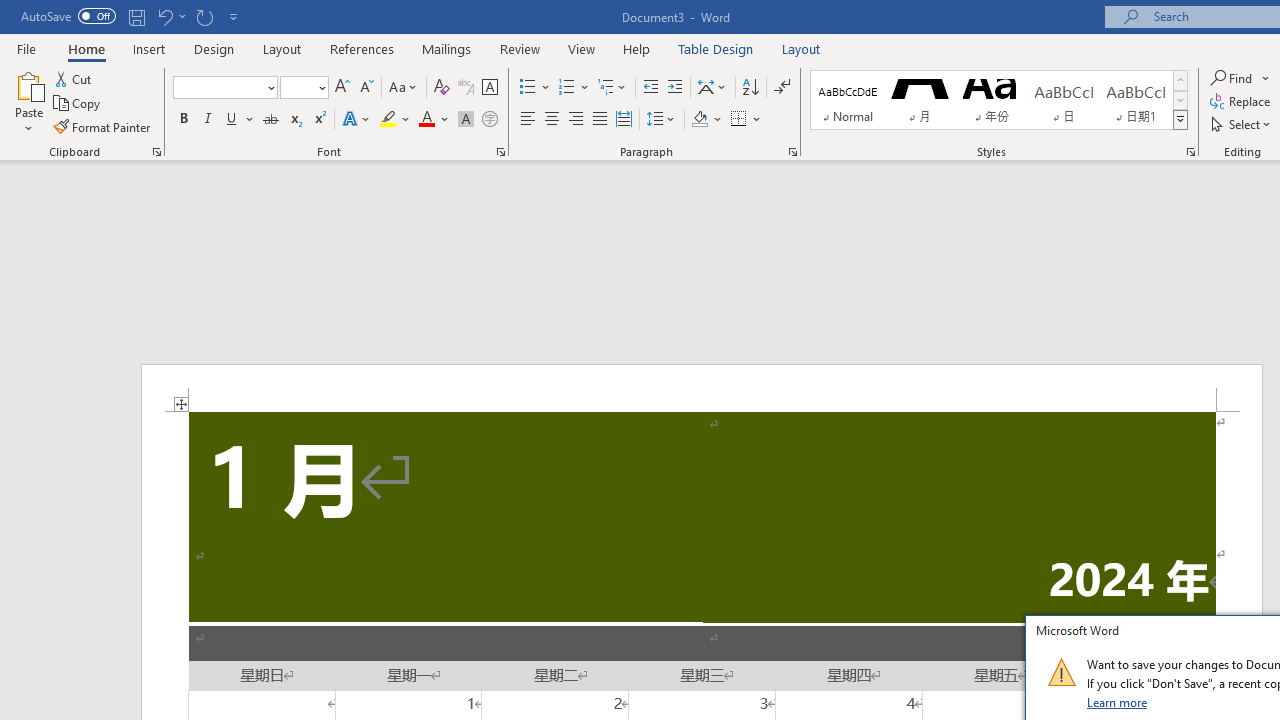  I want to click on 'Decrease Indent', so click(650, 86).